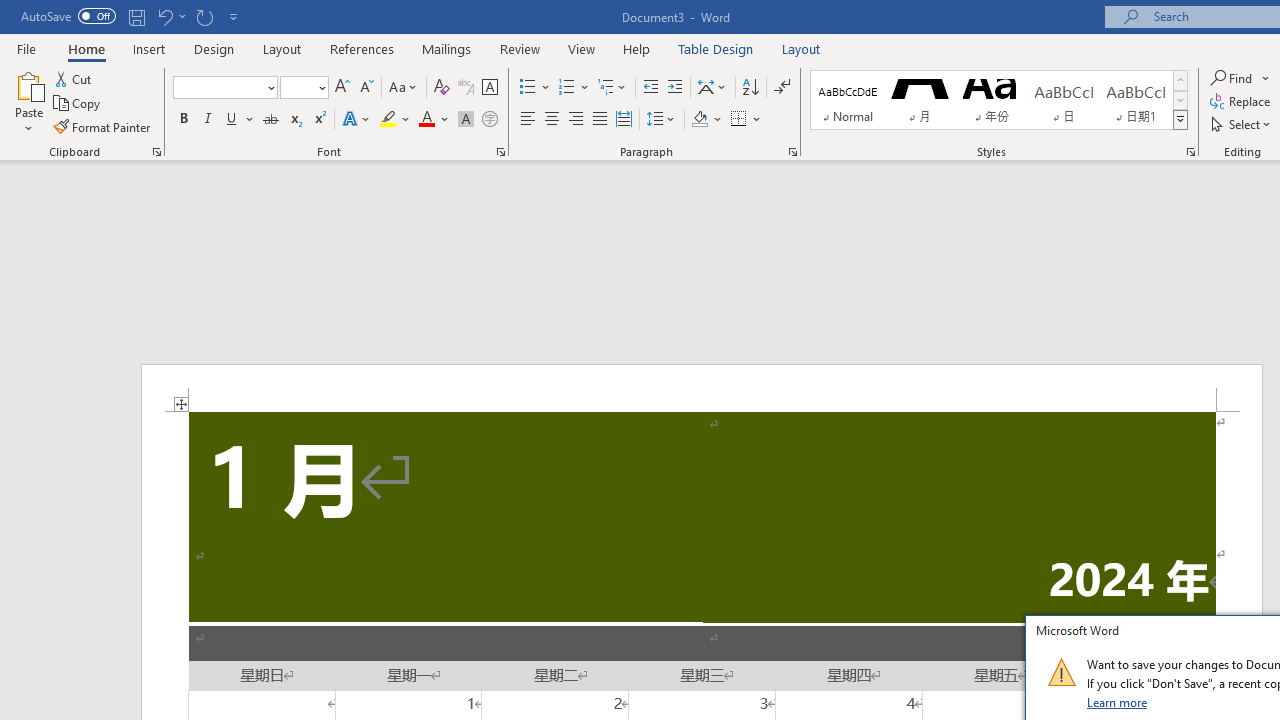  I want to click on 'Decrease Indent', so click(650, 86).